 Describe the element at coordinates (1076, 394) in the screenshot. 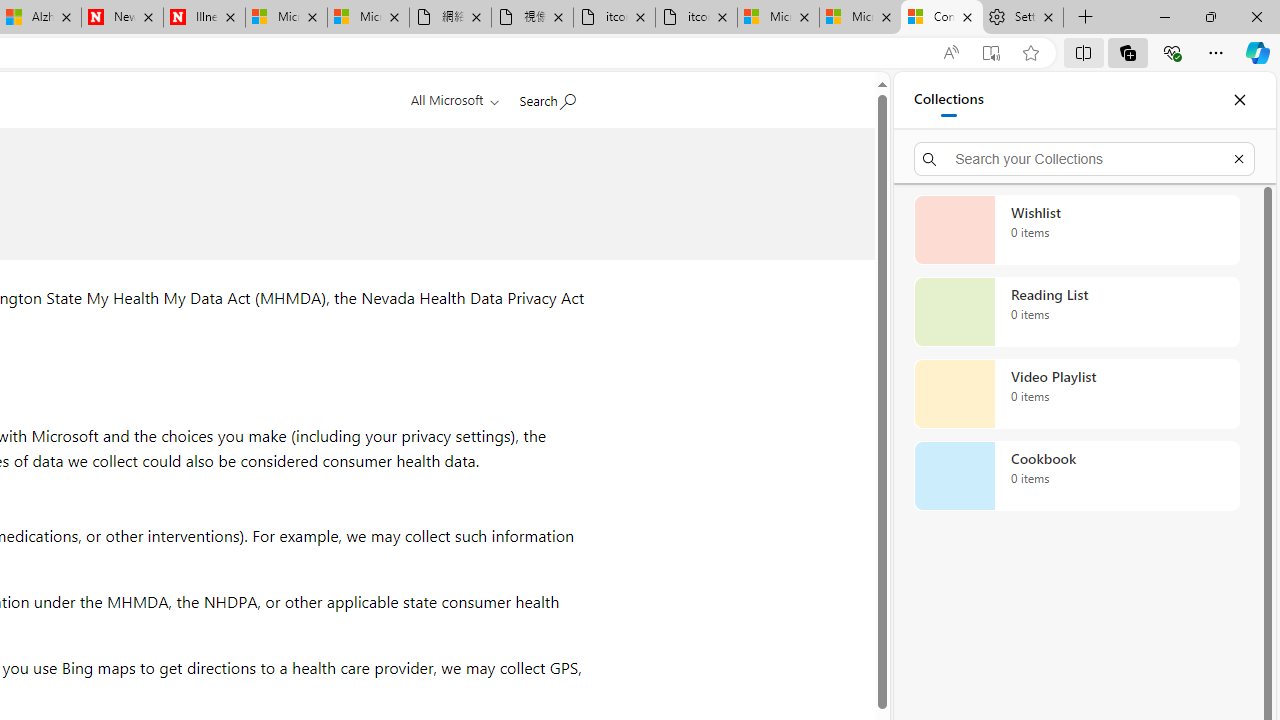

I see `'Video Playlist collection, 0 items'` at that location.